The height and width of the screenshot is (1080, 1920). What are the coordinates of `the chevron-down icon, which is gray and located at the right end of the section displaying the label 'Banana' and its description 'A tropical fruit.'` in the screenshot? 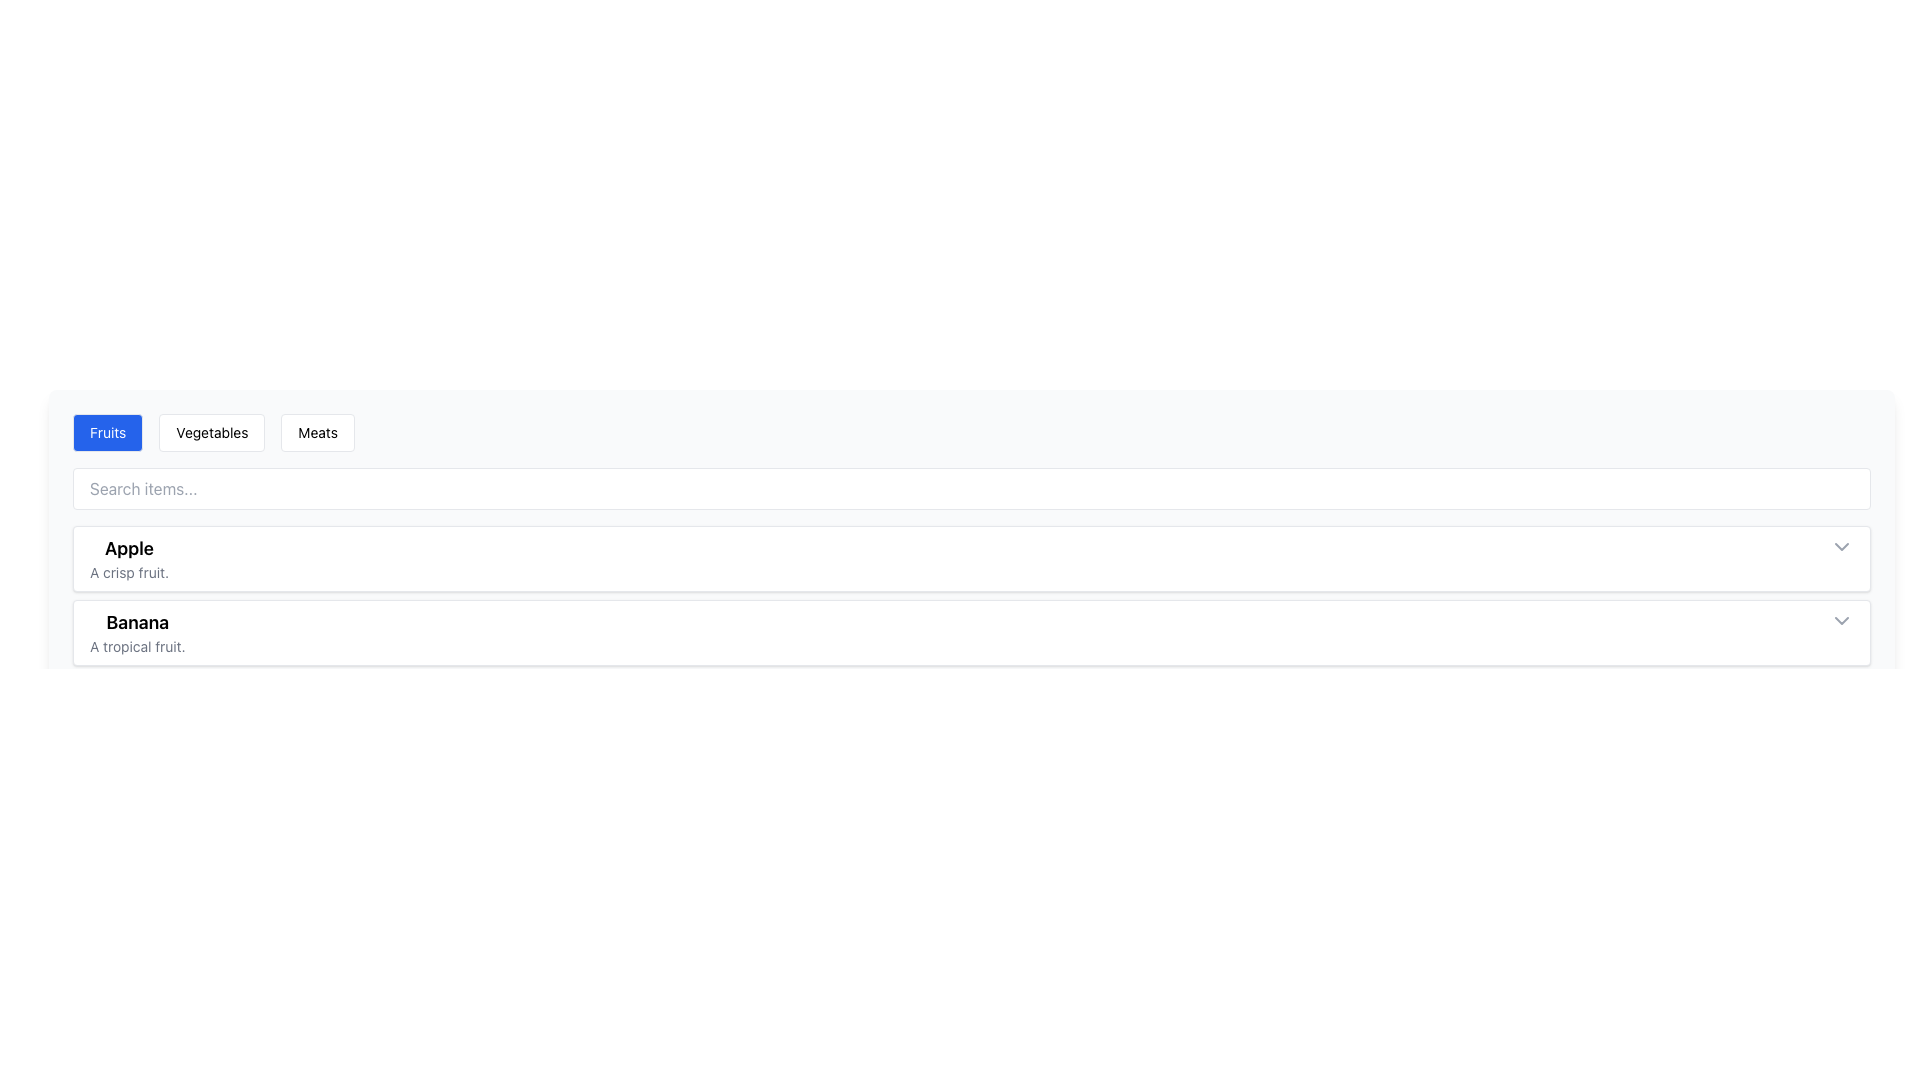 It's located at (1841, 620).